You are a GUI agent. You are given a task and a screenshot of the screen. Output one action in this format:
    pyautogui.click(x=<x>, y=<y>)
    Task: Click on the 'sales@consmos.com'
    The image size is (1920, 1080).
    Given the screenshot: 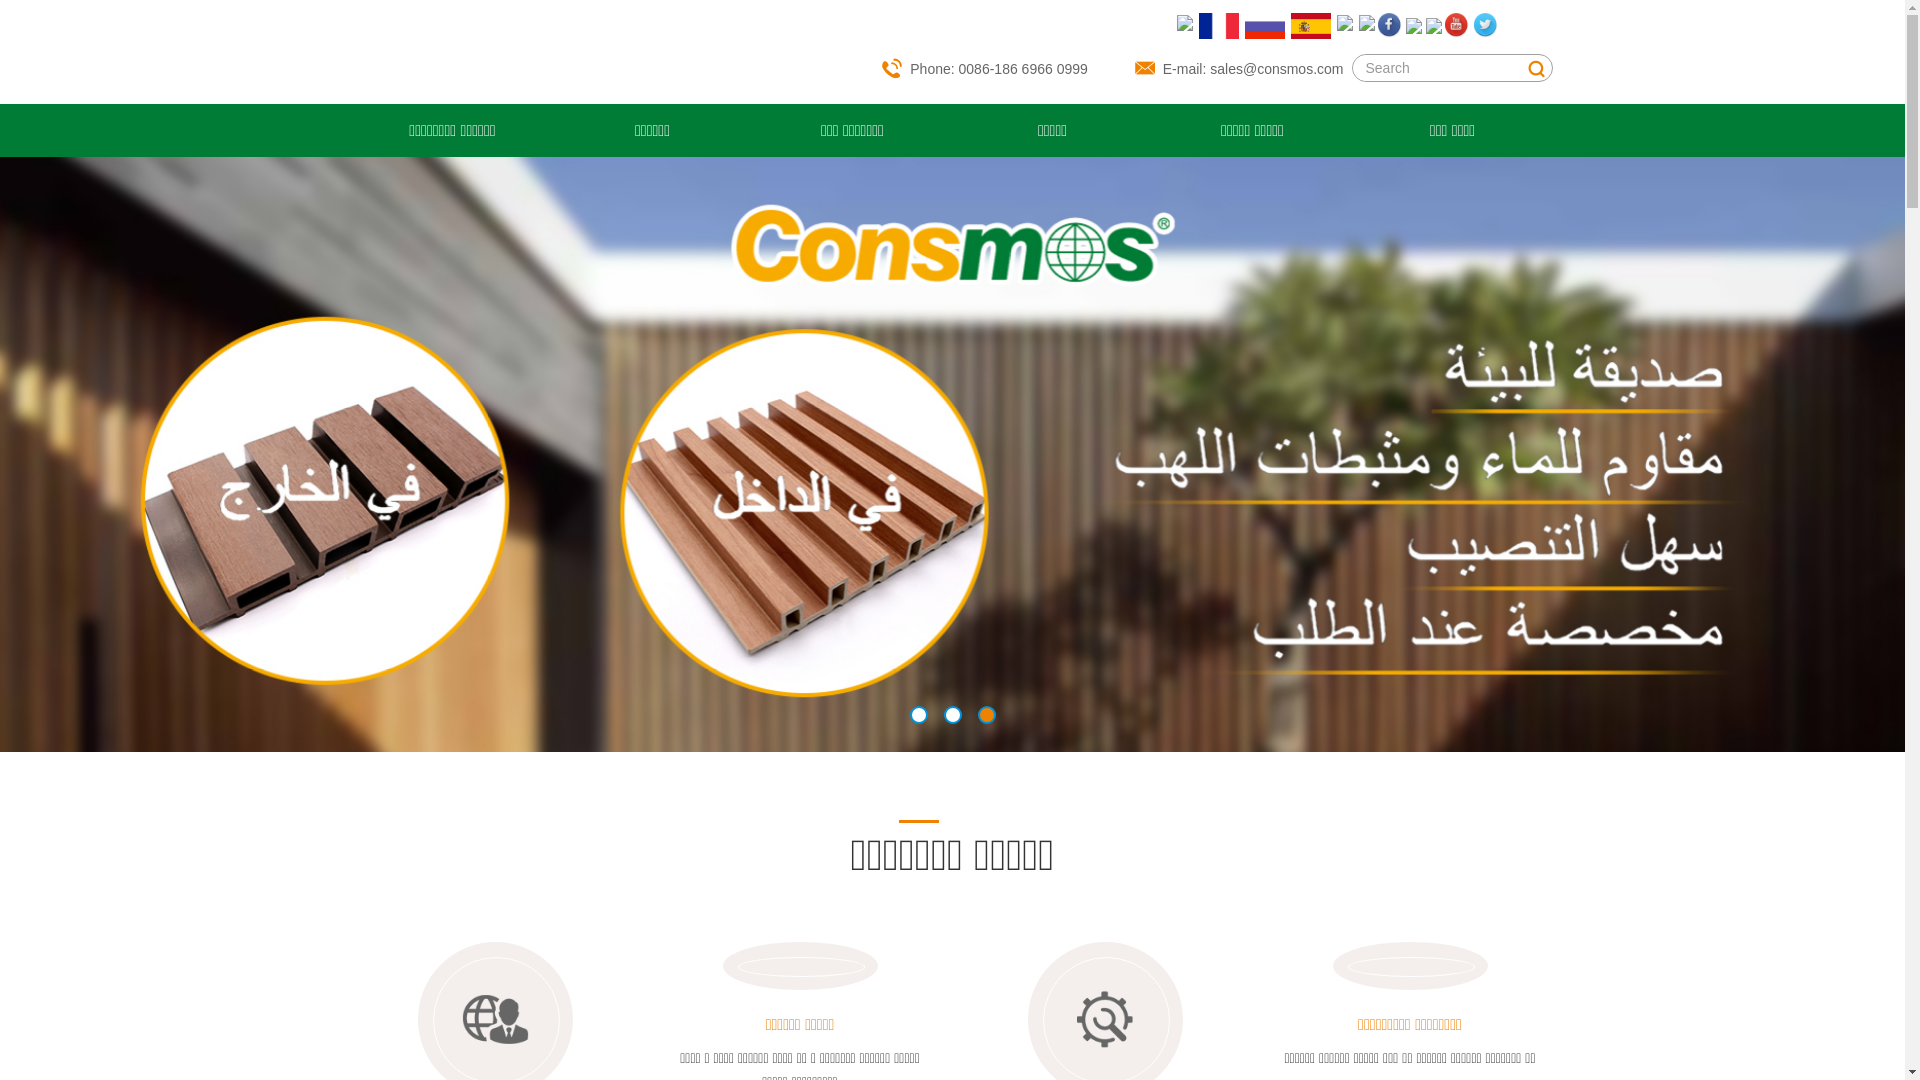 What is the action you would take?
    pyautogui.click(x=1275, y=68)
    